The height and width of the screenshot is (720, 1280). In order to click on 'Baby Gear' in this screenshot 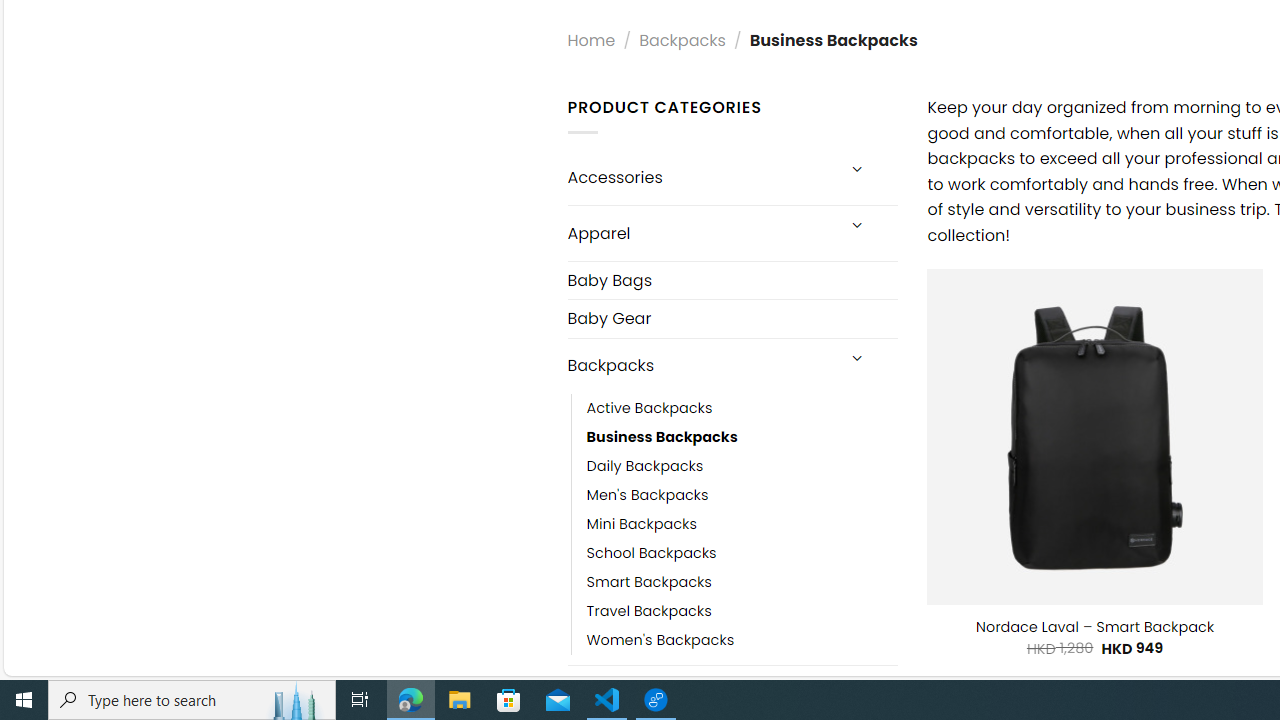, I will do `click(731, 317)`.